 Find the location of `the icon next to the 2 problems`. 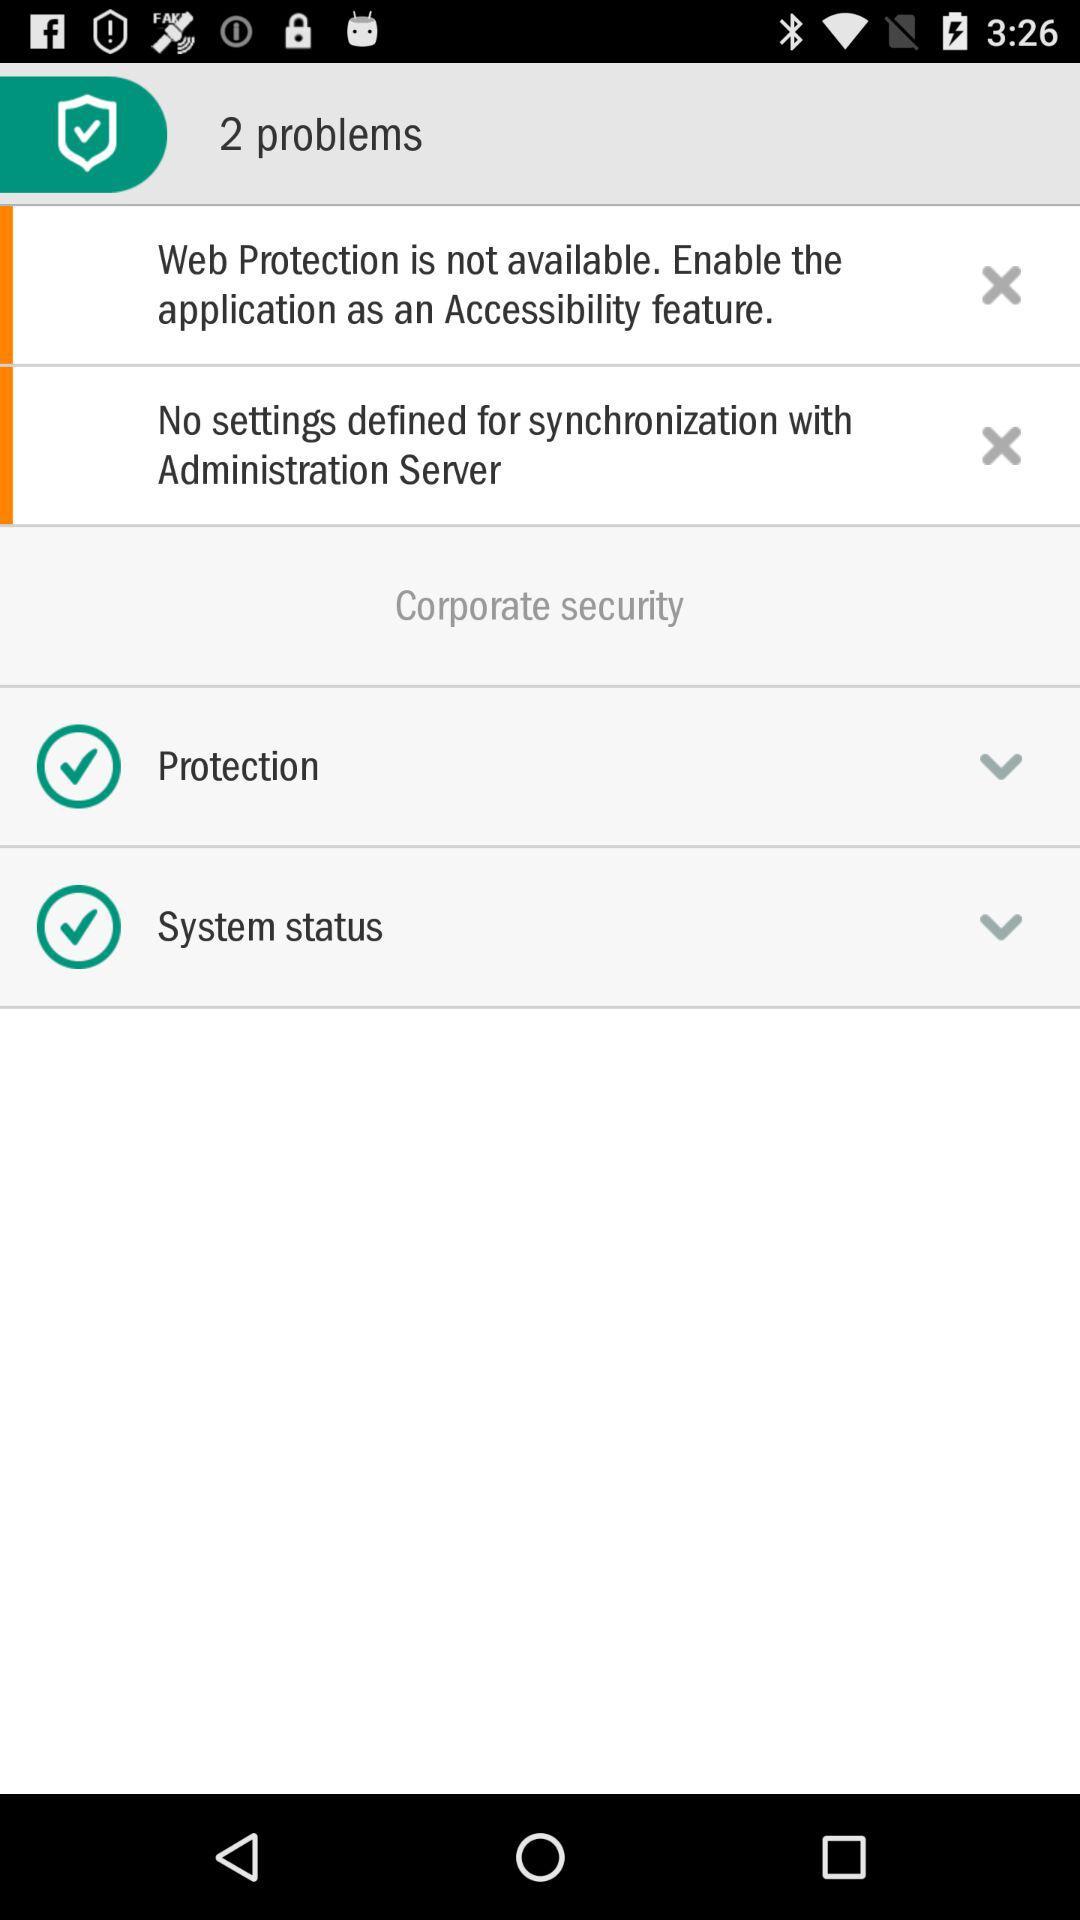

the icon next to the 2 problems is located at coordinates (82, 133).